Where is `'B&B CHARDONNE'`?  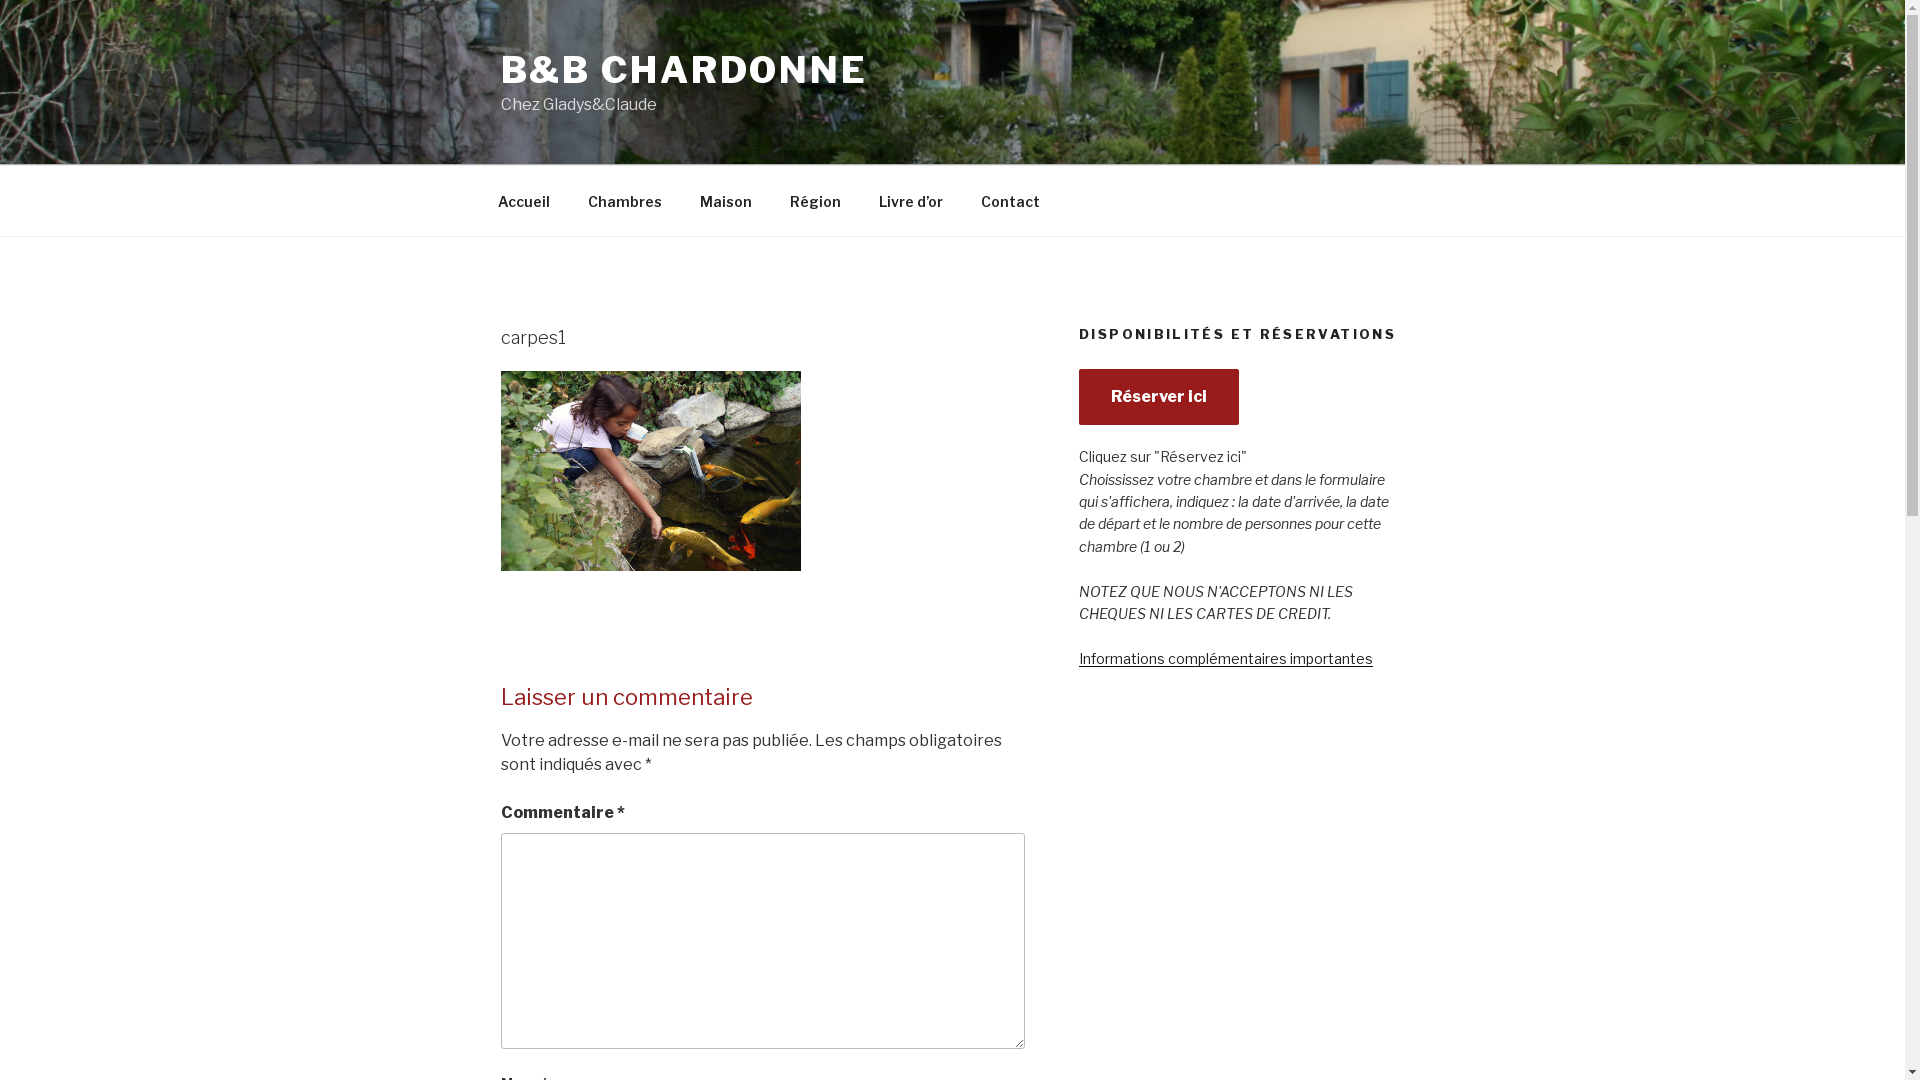
'B&B CHARDONNE' is located at coordinates (683, 68).